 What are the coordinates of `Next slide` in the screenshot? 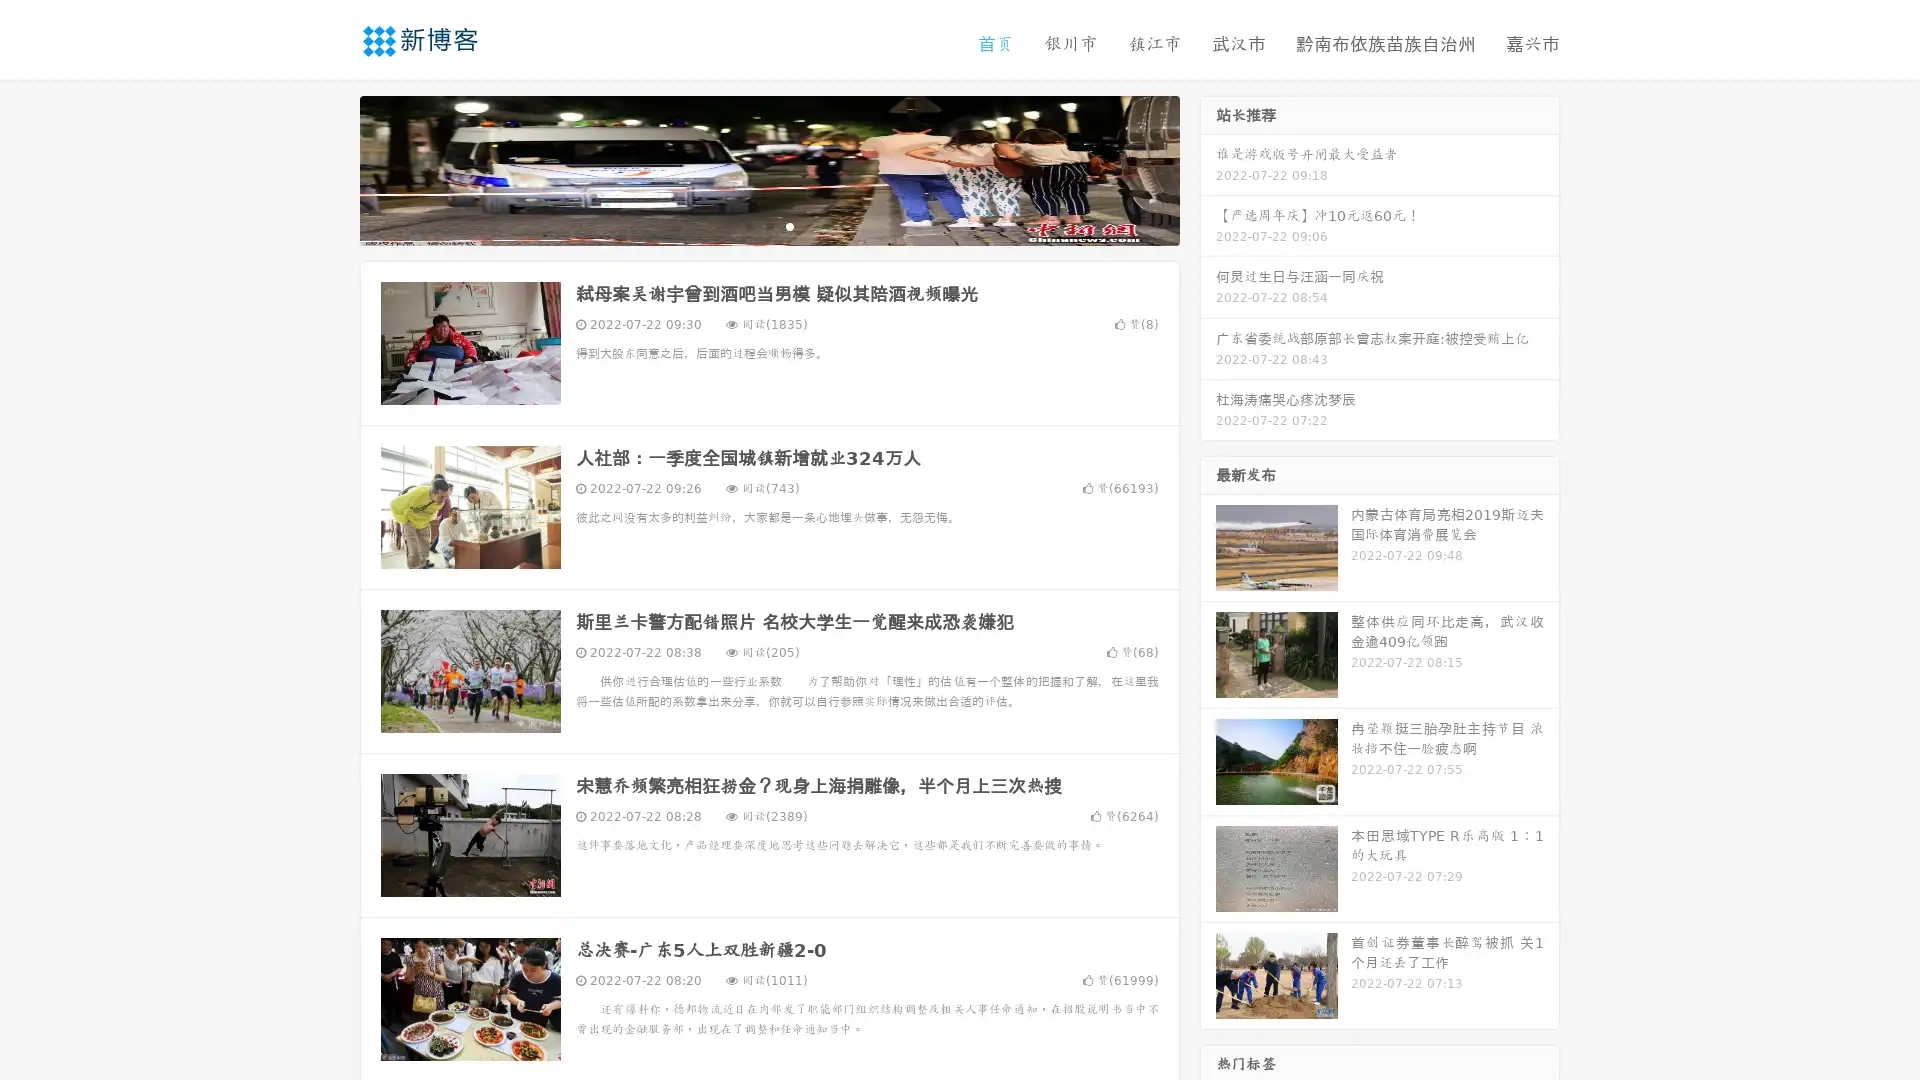 It's located at (1208, 168).